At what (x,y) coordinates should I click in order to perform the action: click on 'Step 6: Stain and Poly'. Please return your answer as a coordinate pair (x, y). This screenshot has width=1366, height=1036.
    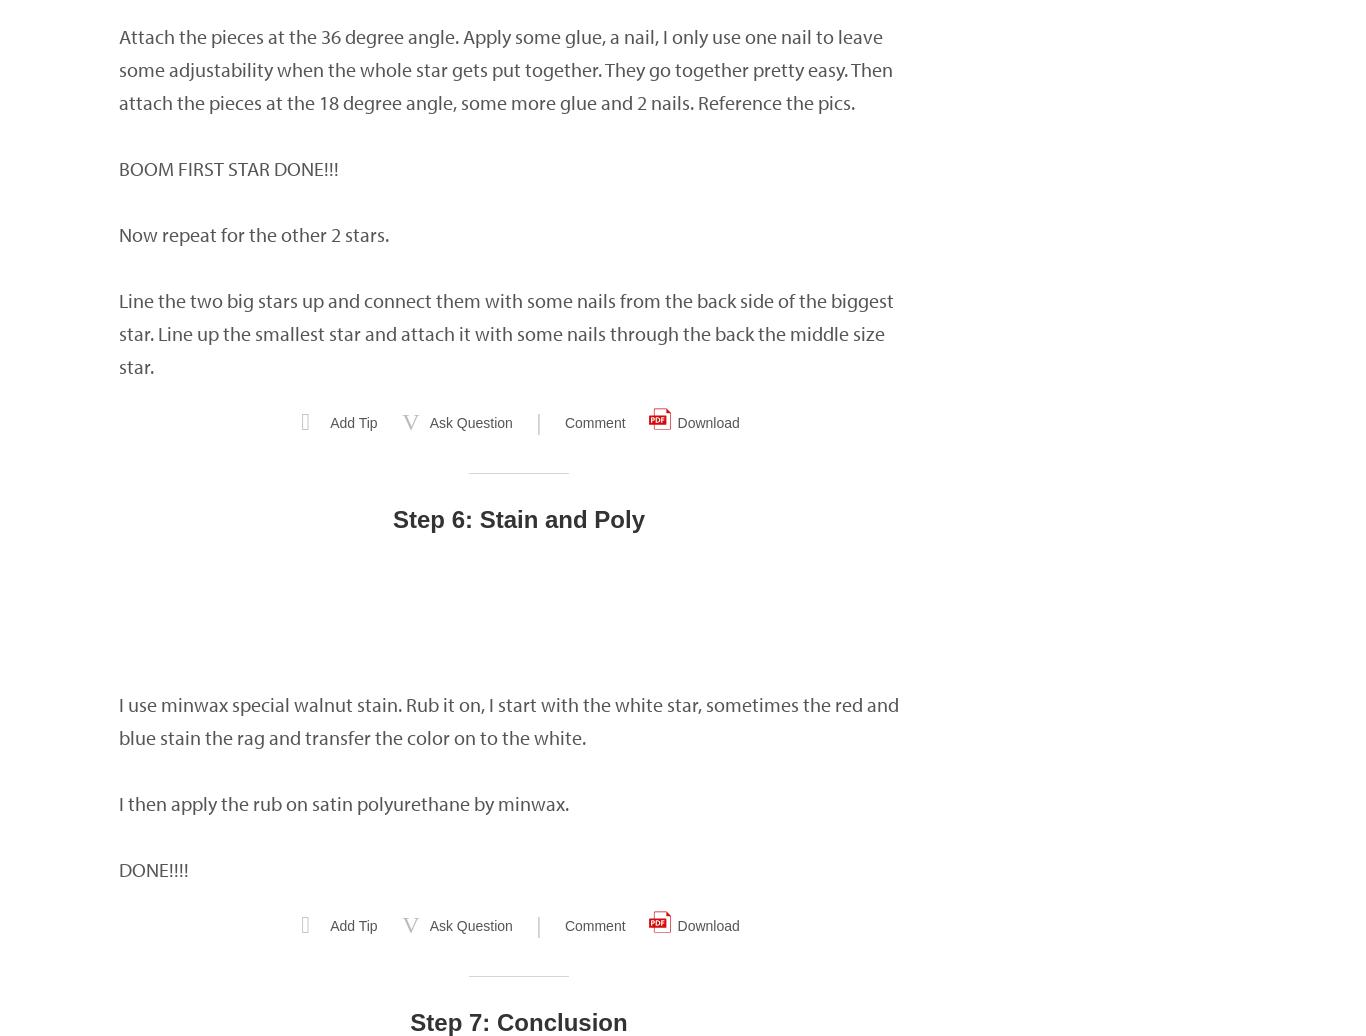
    Looking at the image, I should click on (518, 519).